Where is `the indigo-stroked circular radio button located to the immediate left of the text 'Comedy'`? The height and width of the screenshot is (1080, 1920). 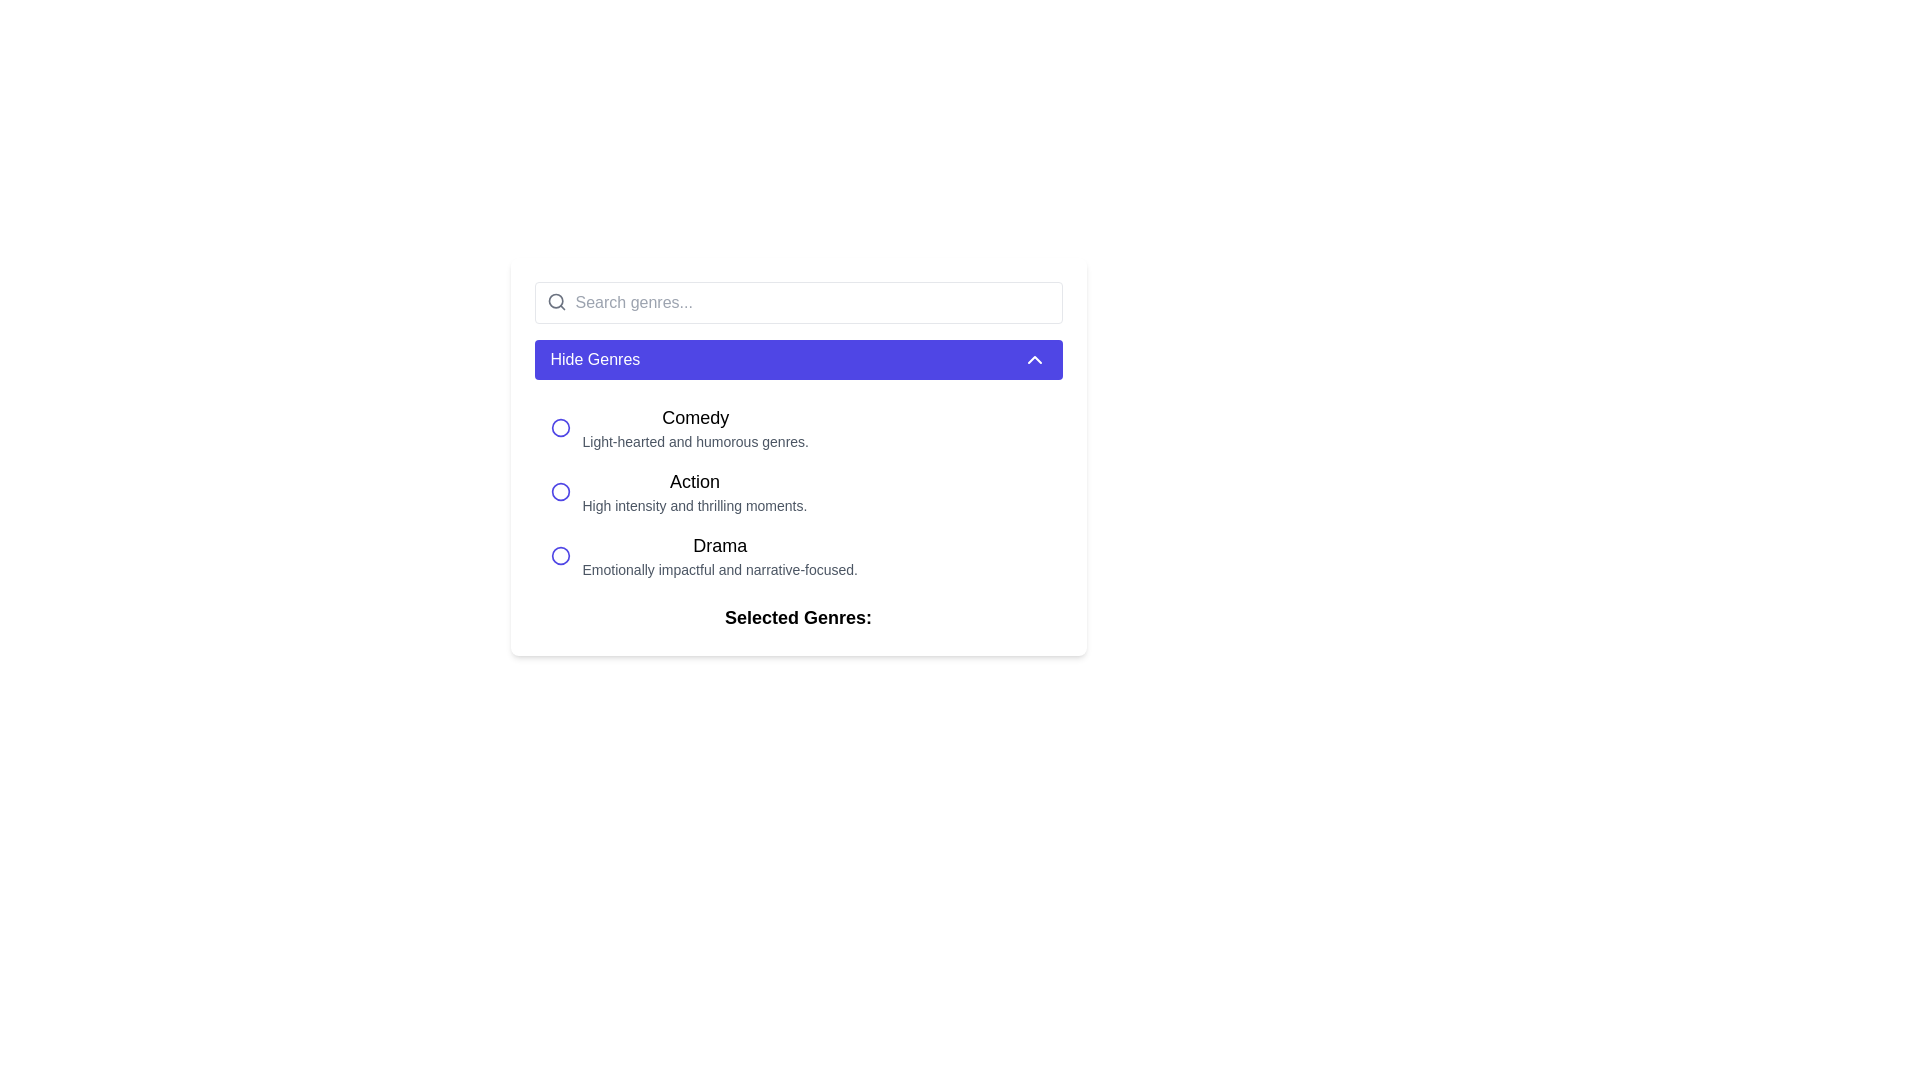
the indigo-stroked circular radio button located to the immediate left of the text 'Comedy' is located at coordinates (560, 427).